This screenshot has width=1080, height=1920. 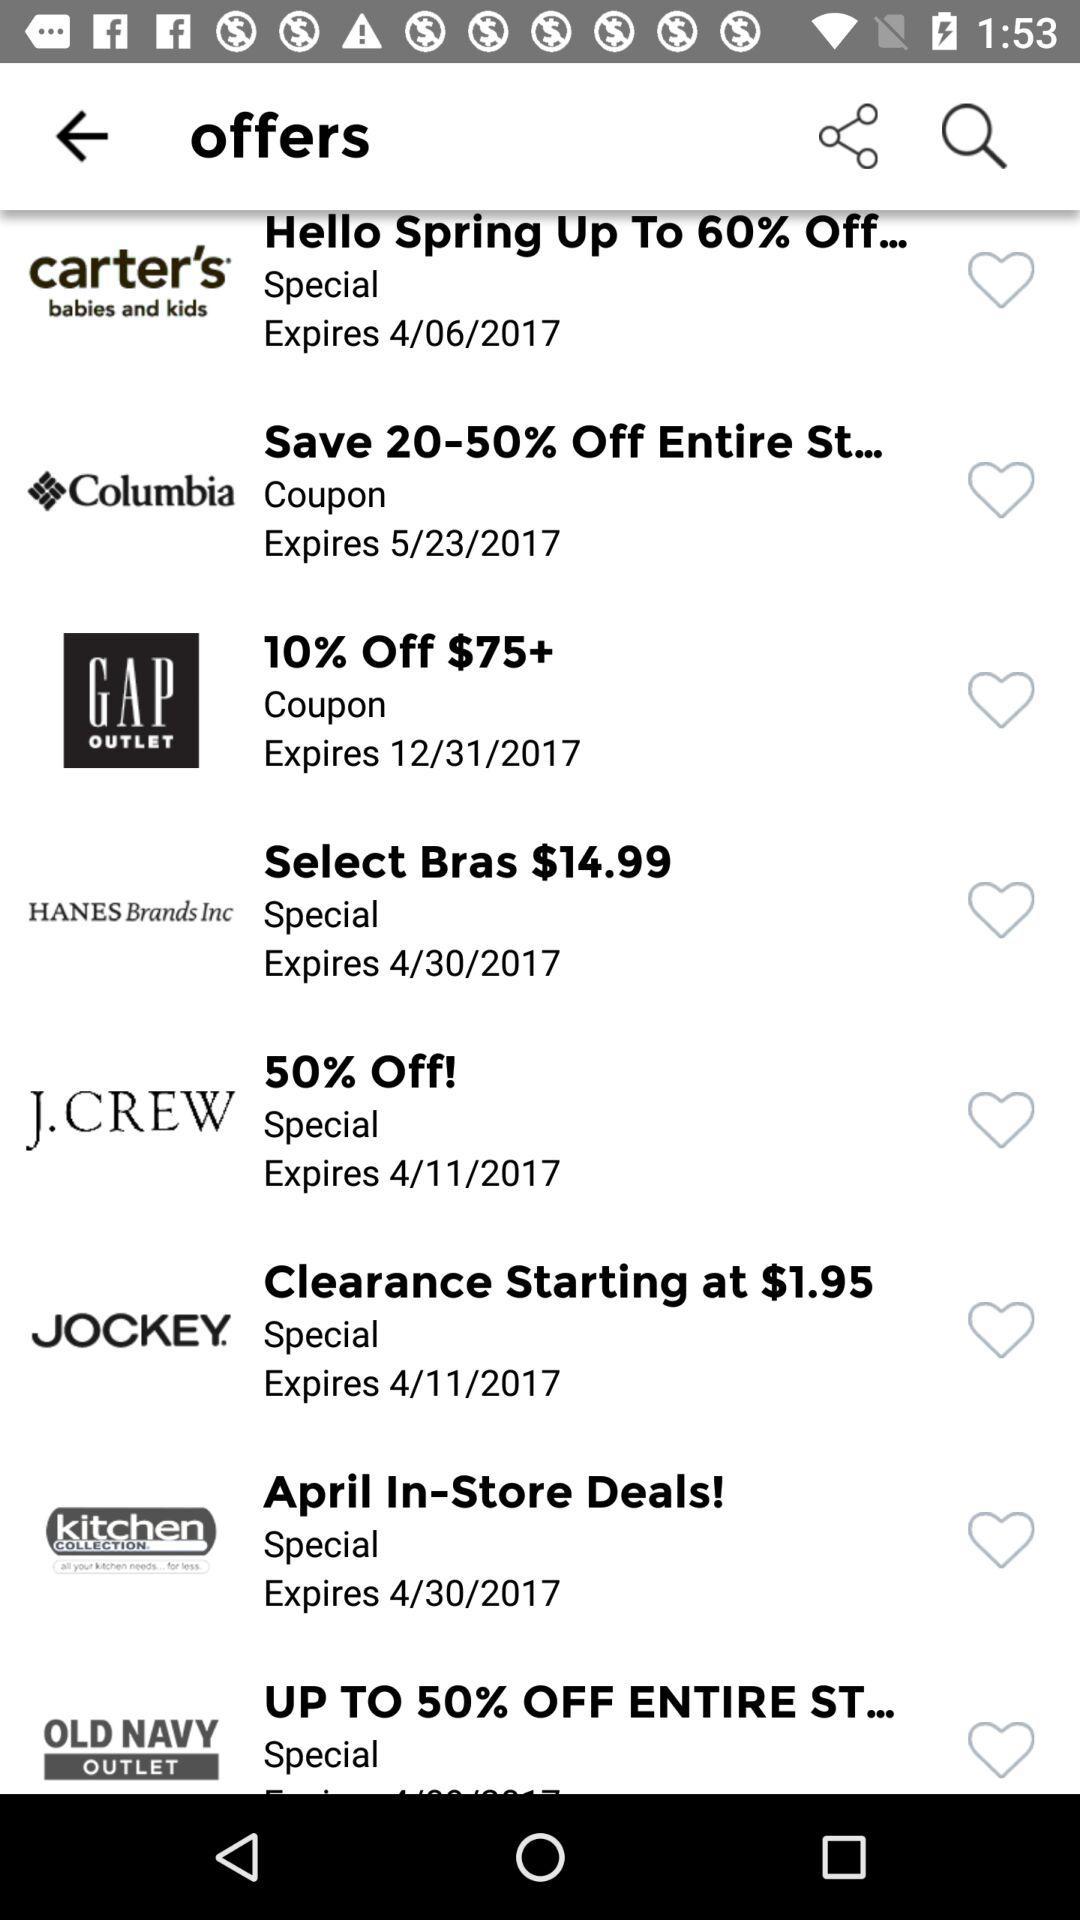 What do you see at coordinates (80, 135) in the screenshot?
I see `the icon to the left of offers icon` at bounding box center [80, 135].